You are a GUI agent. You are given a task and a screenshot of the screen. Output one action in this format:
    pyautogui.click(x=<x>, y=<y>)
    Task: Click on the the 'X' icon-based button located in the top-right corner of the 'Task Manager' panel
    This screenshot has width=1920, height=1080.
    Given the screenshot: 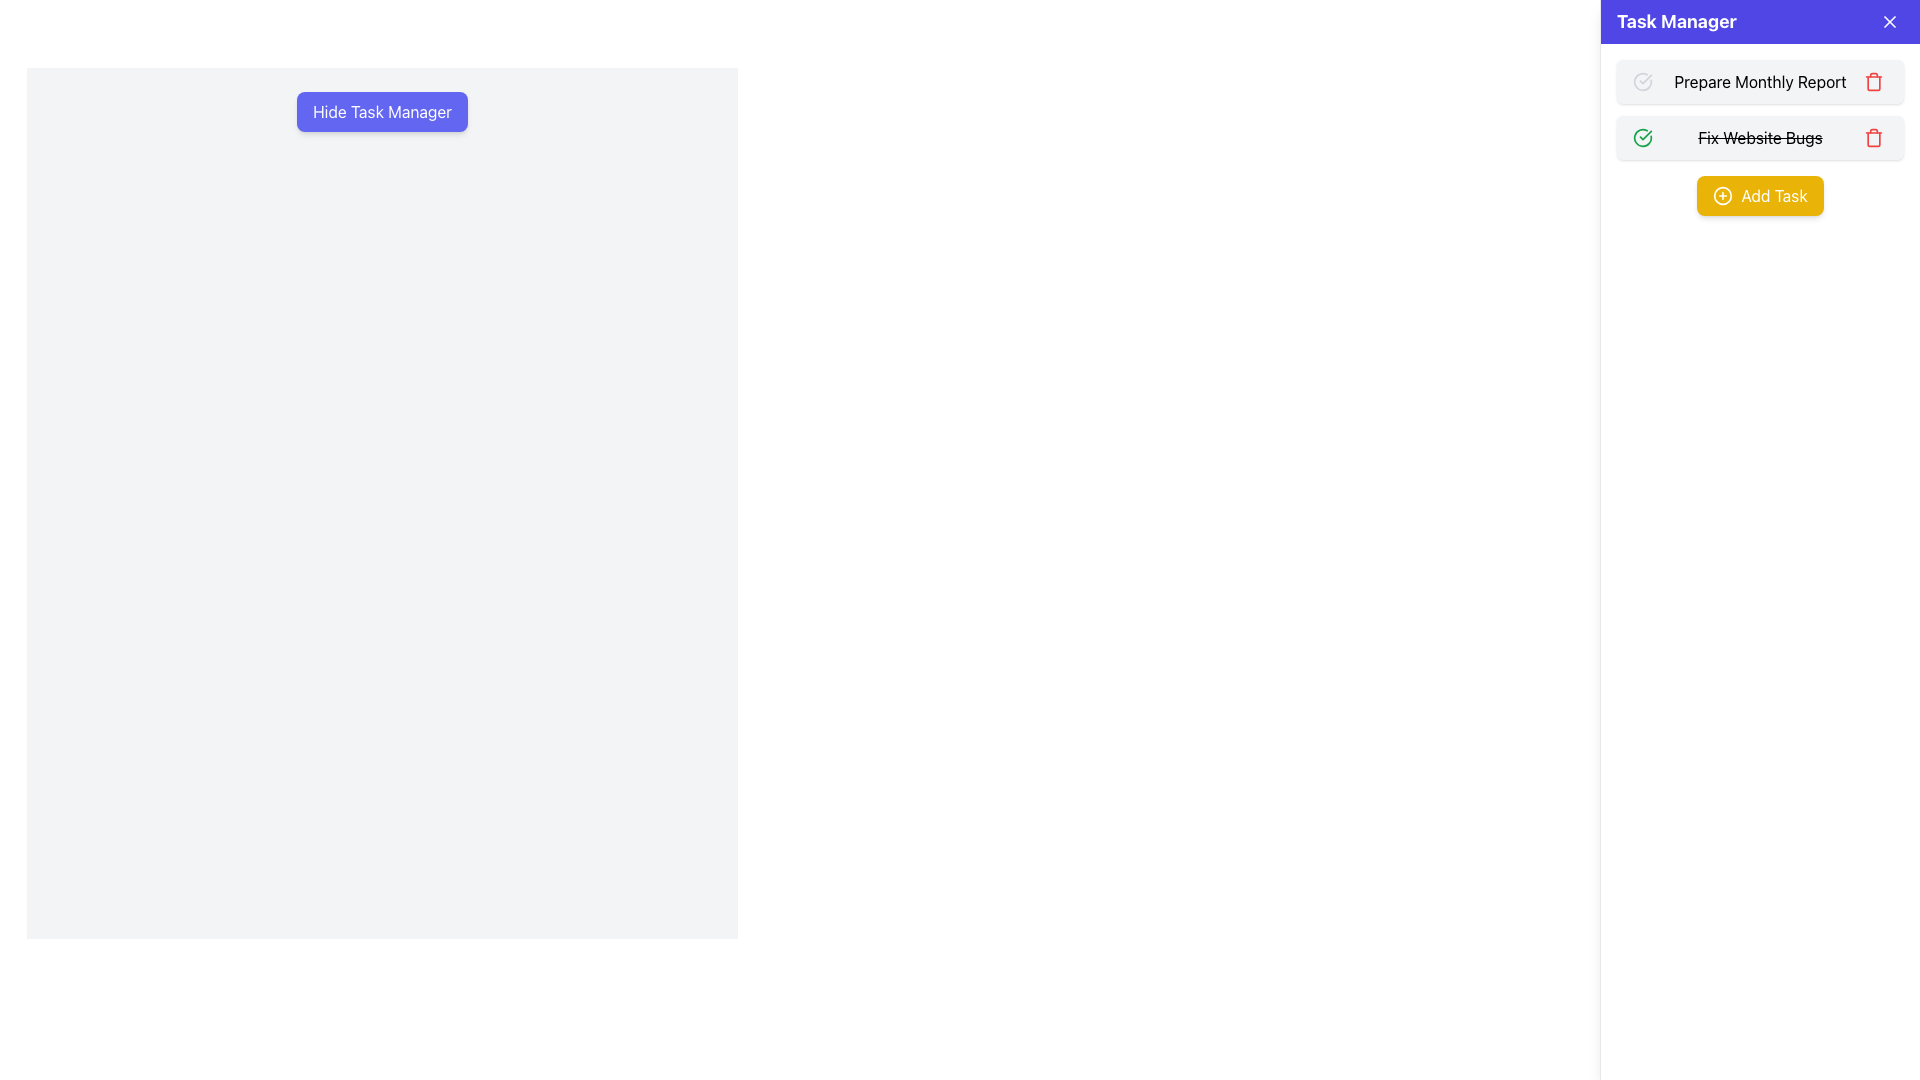 What is the action you would take?
    pyautogui.click(x=1889, y=22)
    